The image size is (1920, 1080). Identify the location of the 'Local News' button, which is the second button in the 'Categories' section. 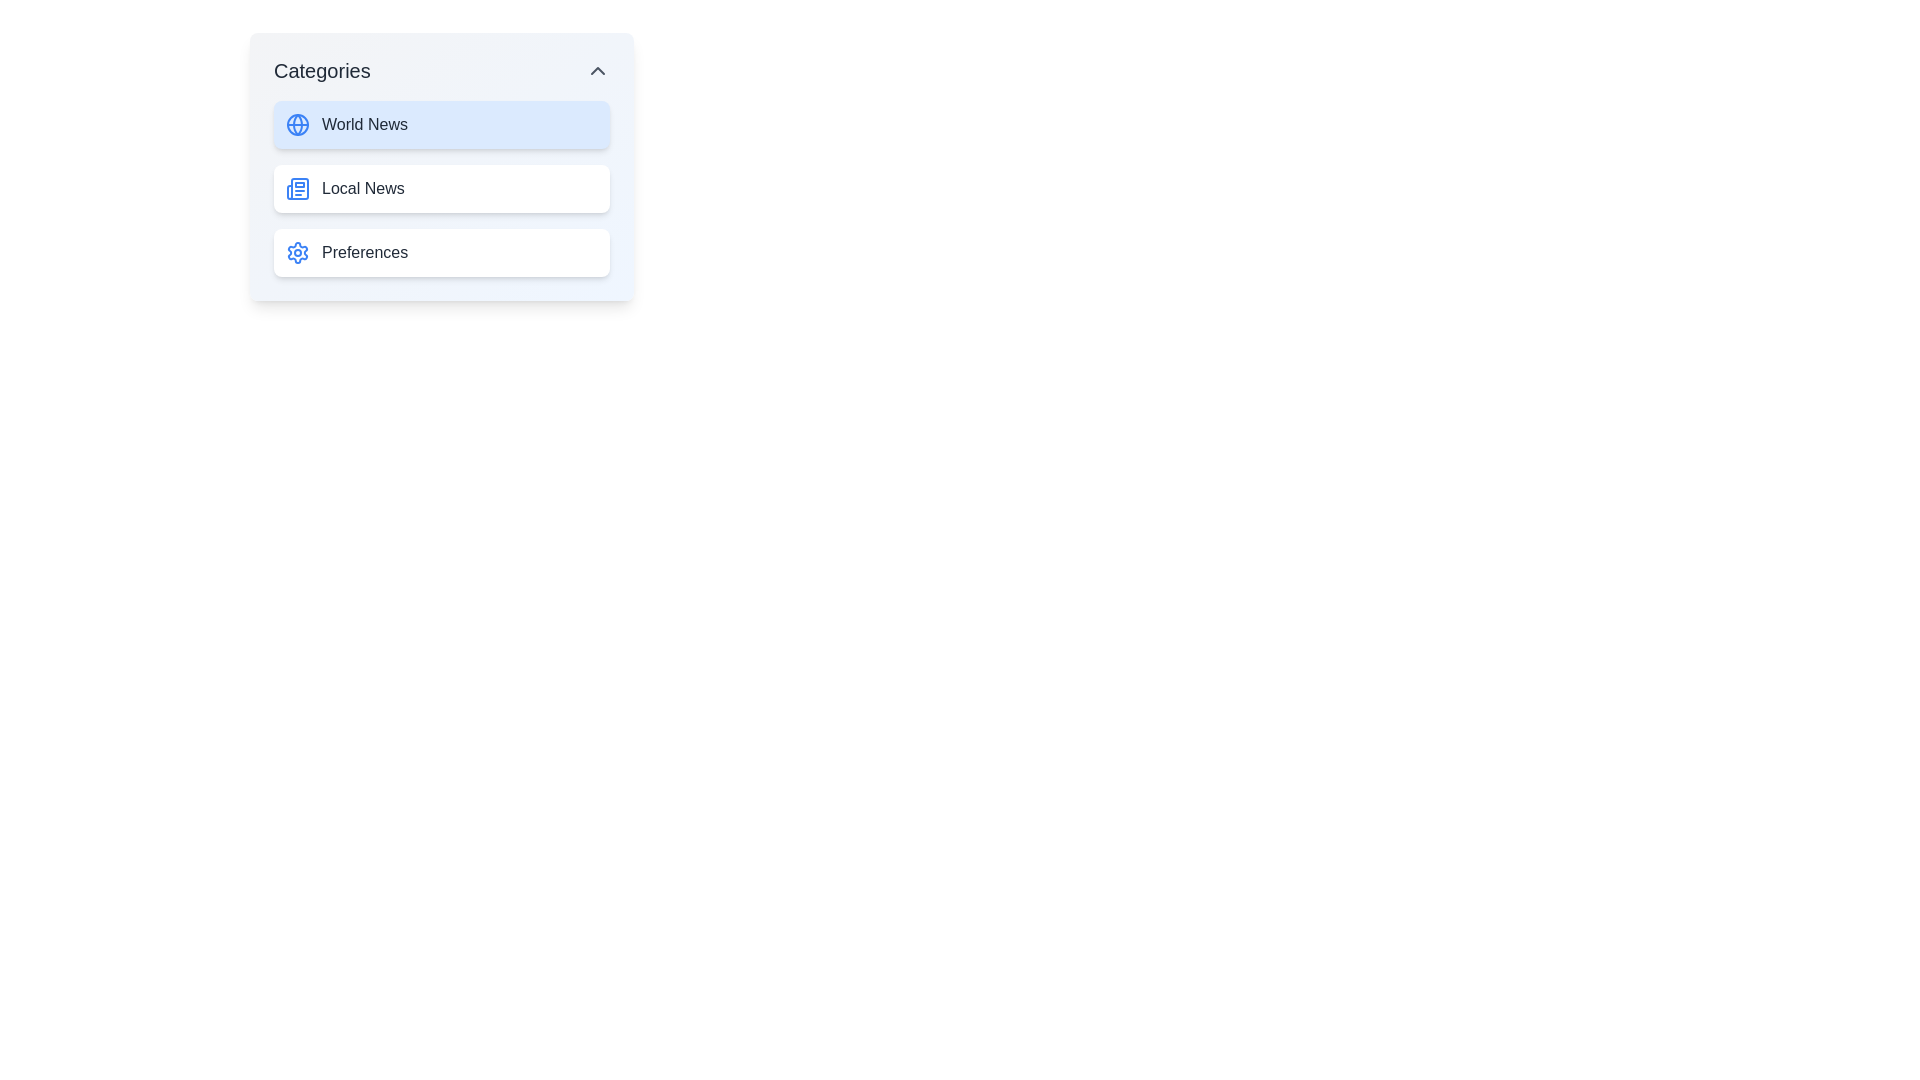
(440, 189).